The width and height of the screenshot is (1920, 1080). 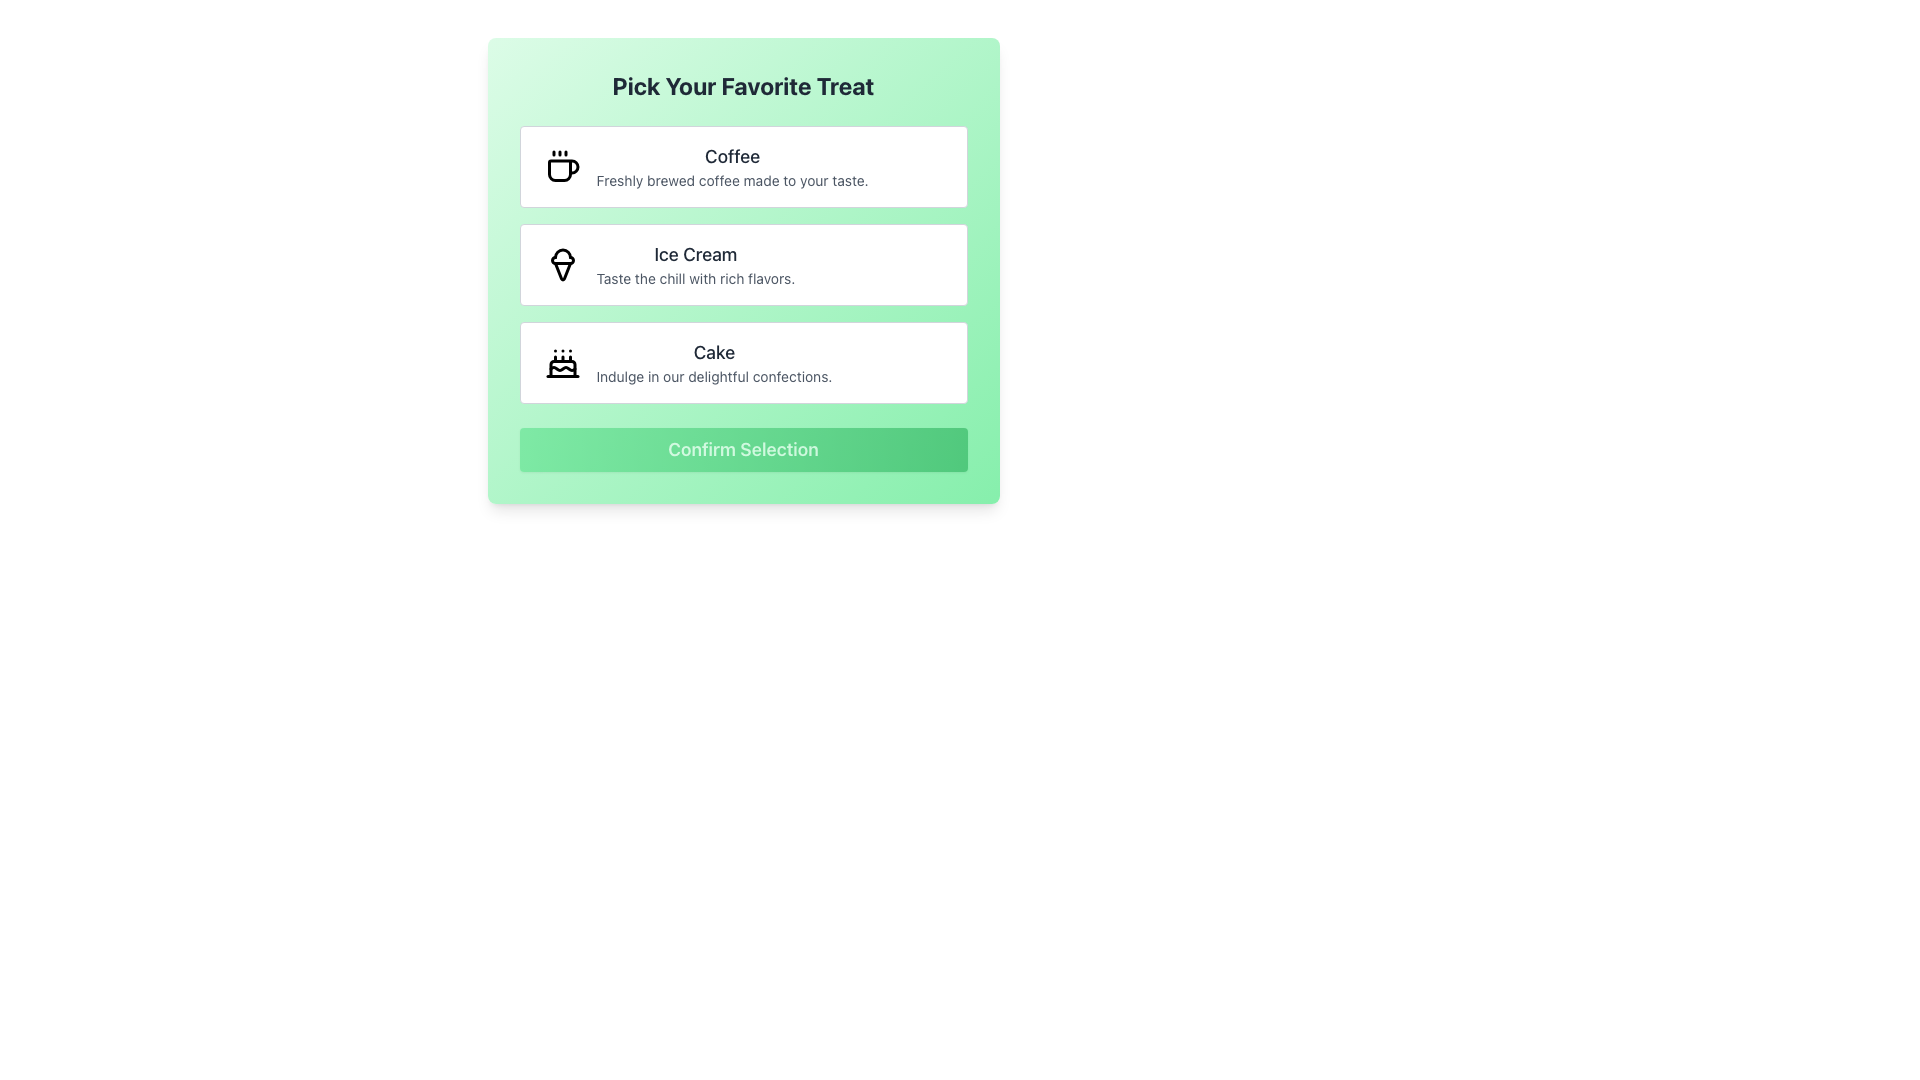 What do you see at coordinates (714, 377) in the screenshot?
I see `the descriptive text label for the selection option 'Cake', which is positioned directly beneath the title 'Cake' in the options list` at bounding box center [714, 377].